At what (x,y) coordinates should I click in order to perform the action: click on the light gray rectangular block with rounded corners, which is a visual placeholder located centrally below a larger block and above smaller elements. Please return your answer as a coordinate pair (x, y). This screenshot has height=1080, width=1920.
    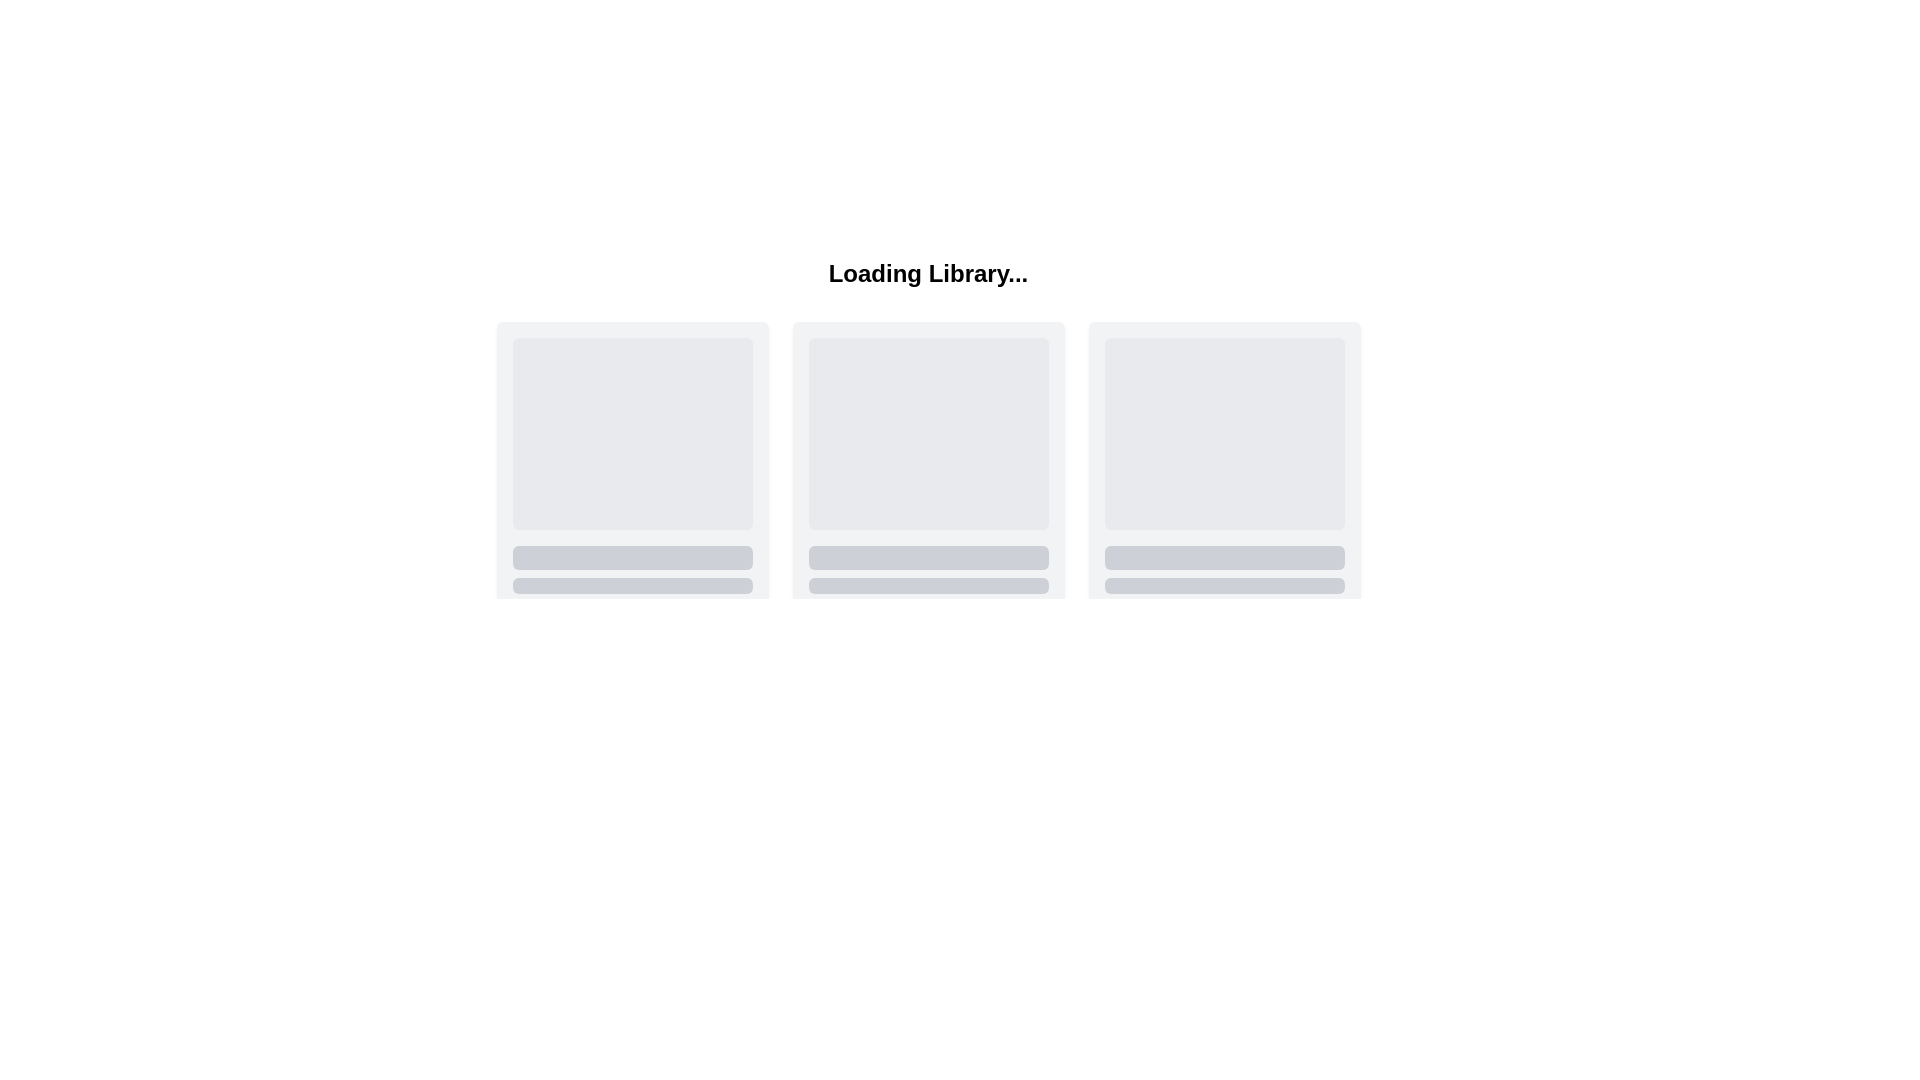
    Looking at the image, I should click on (927, 558).